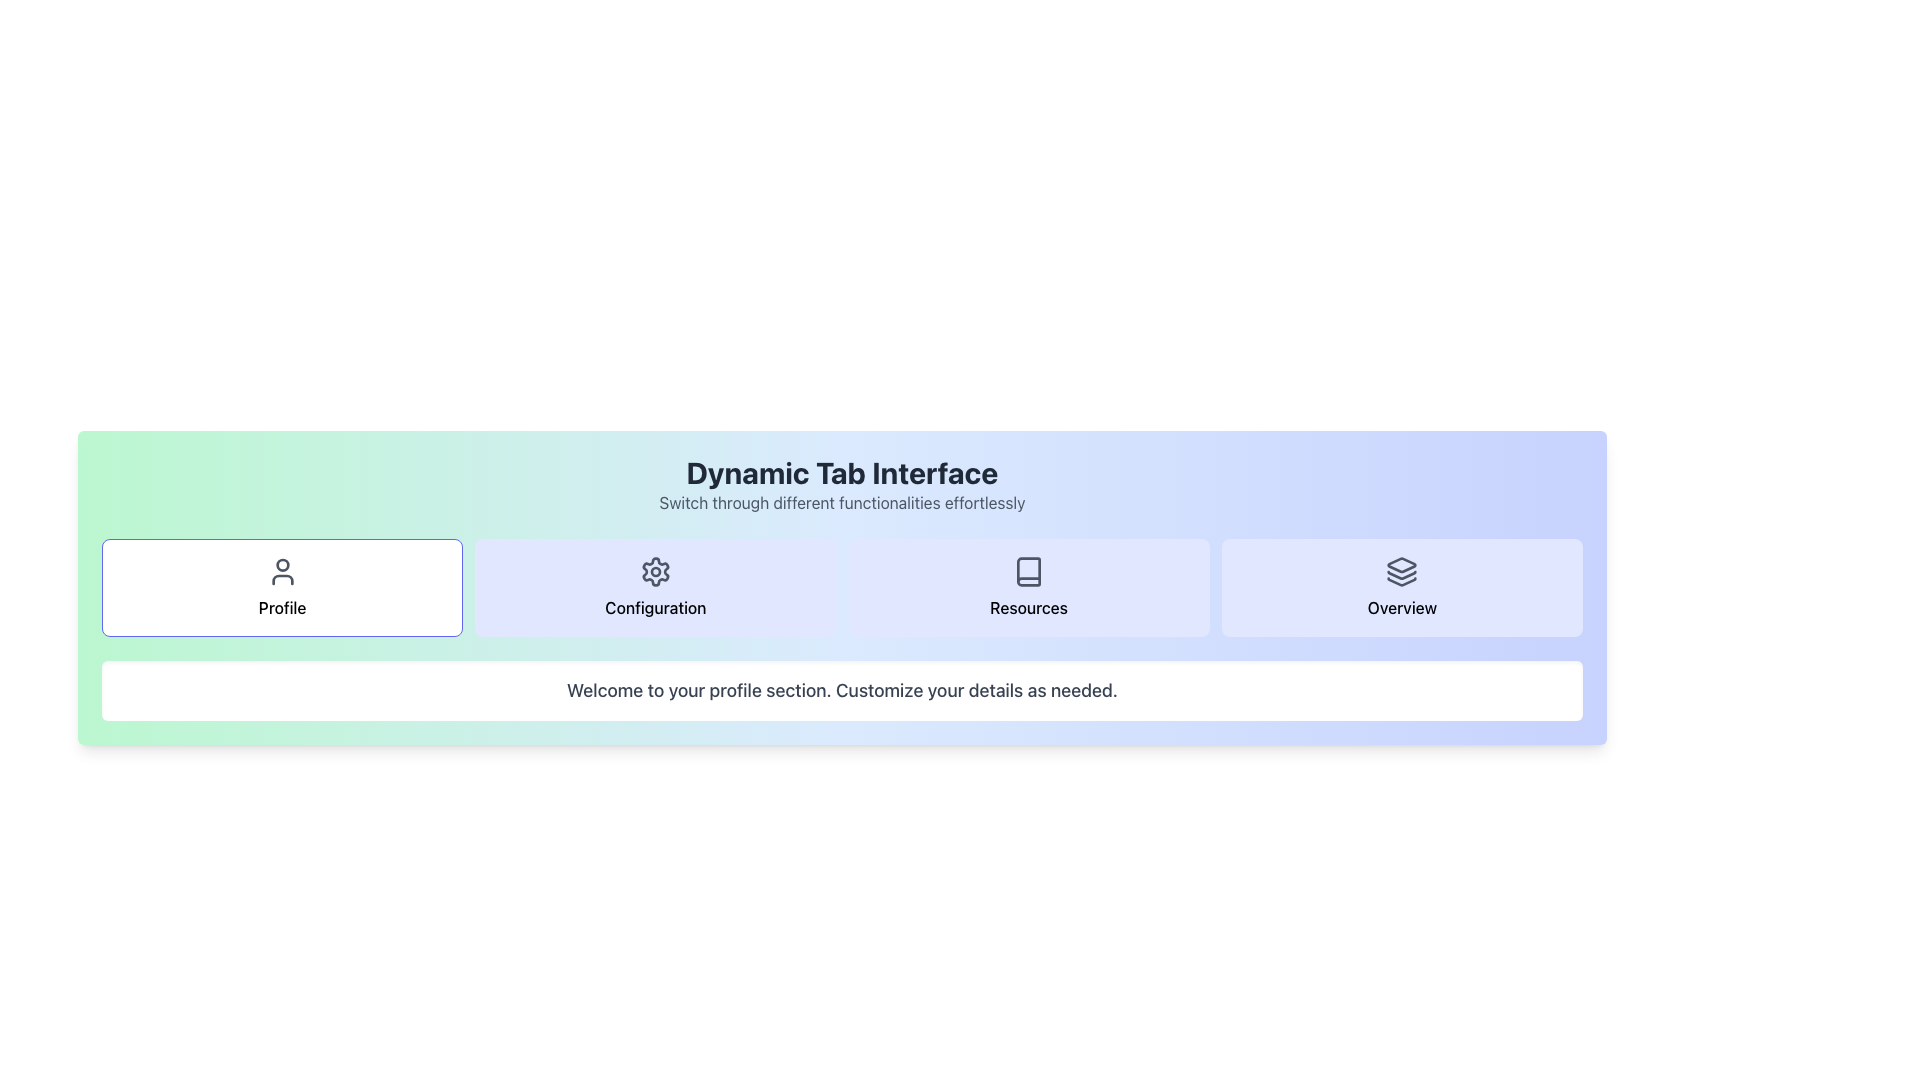 Image resolution: width=1920 pixels, height=1080 pixels. Describe the element at coordinates (842, 689) in the screenshot. I see `informational text block that welcomes the user to their profile section and provides customization suggestions, located in the lower part of the main interface, below the tab components` at that location.